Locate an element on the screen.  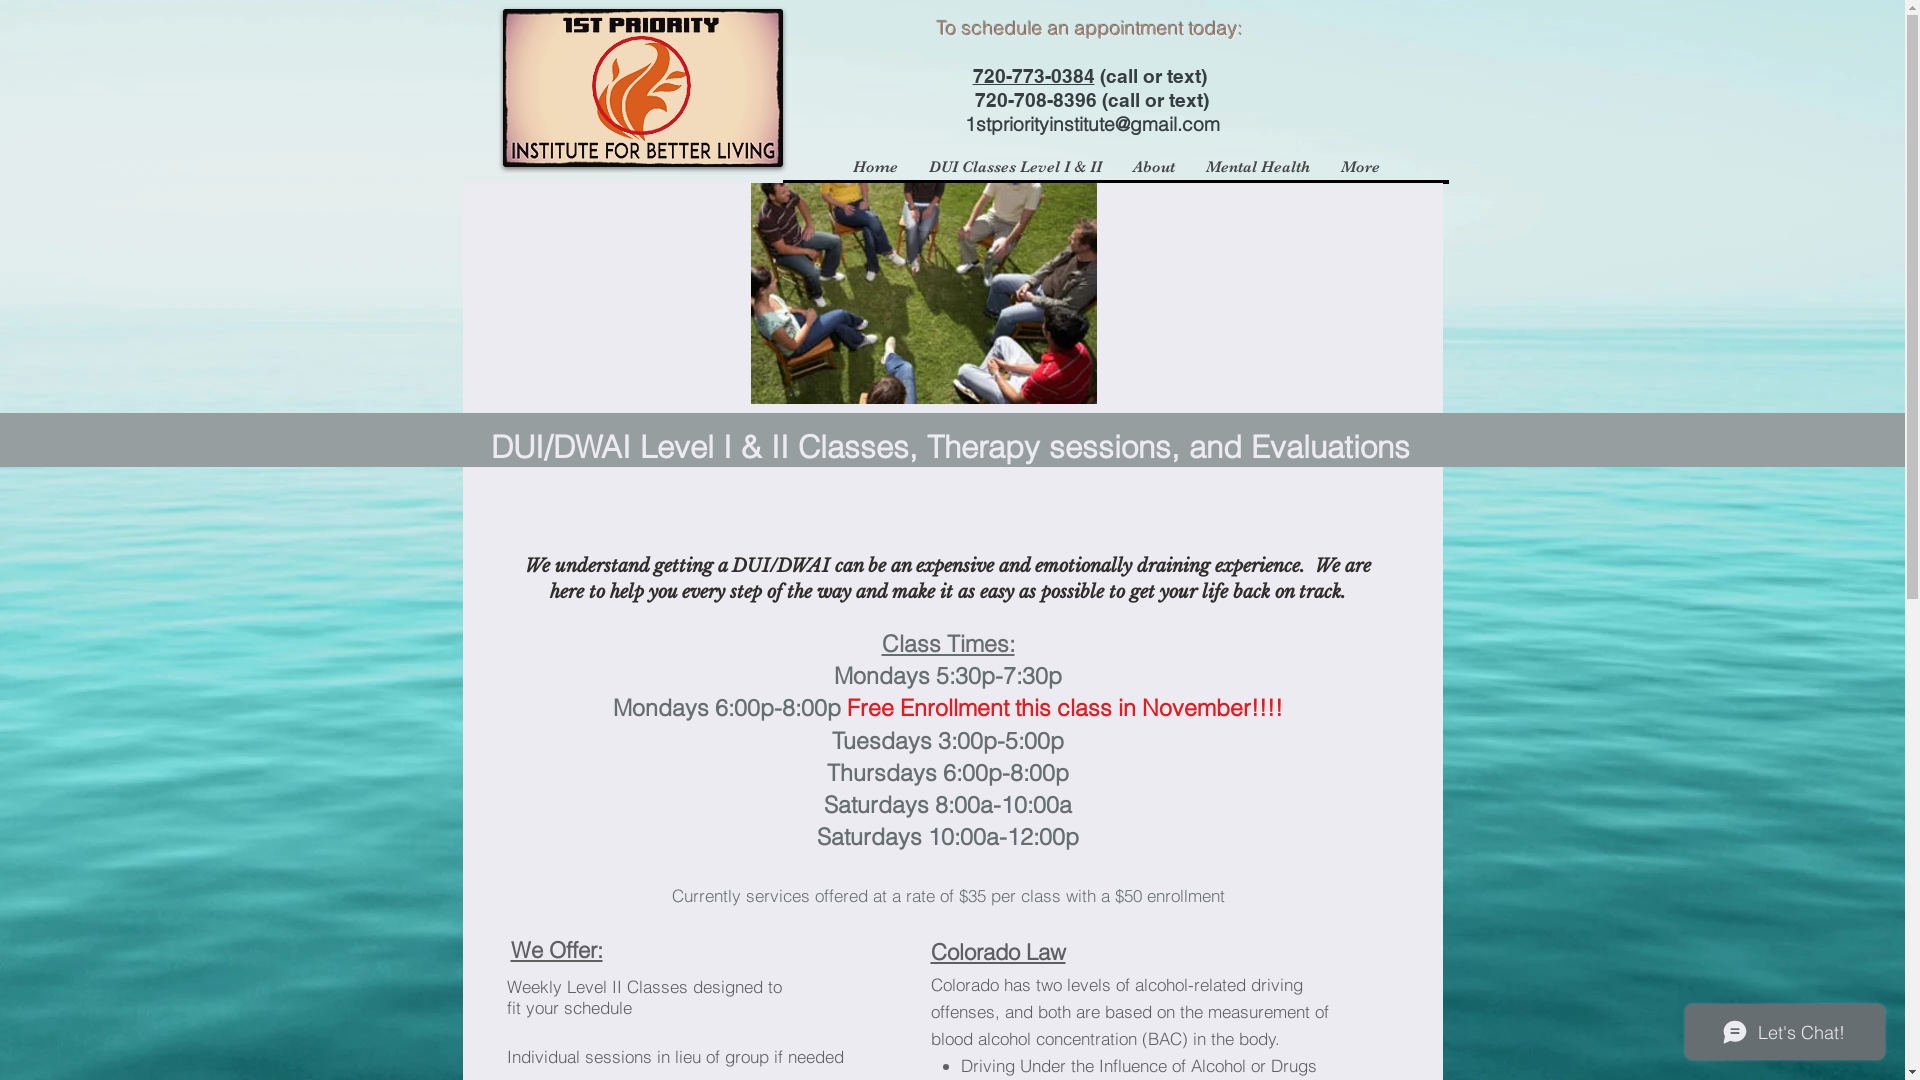
'Mental Health' is located at coordinates (1256, 165).